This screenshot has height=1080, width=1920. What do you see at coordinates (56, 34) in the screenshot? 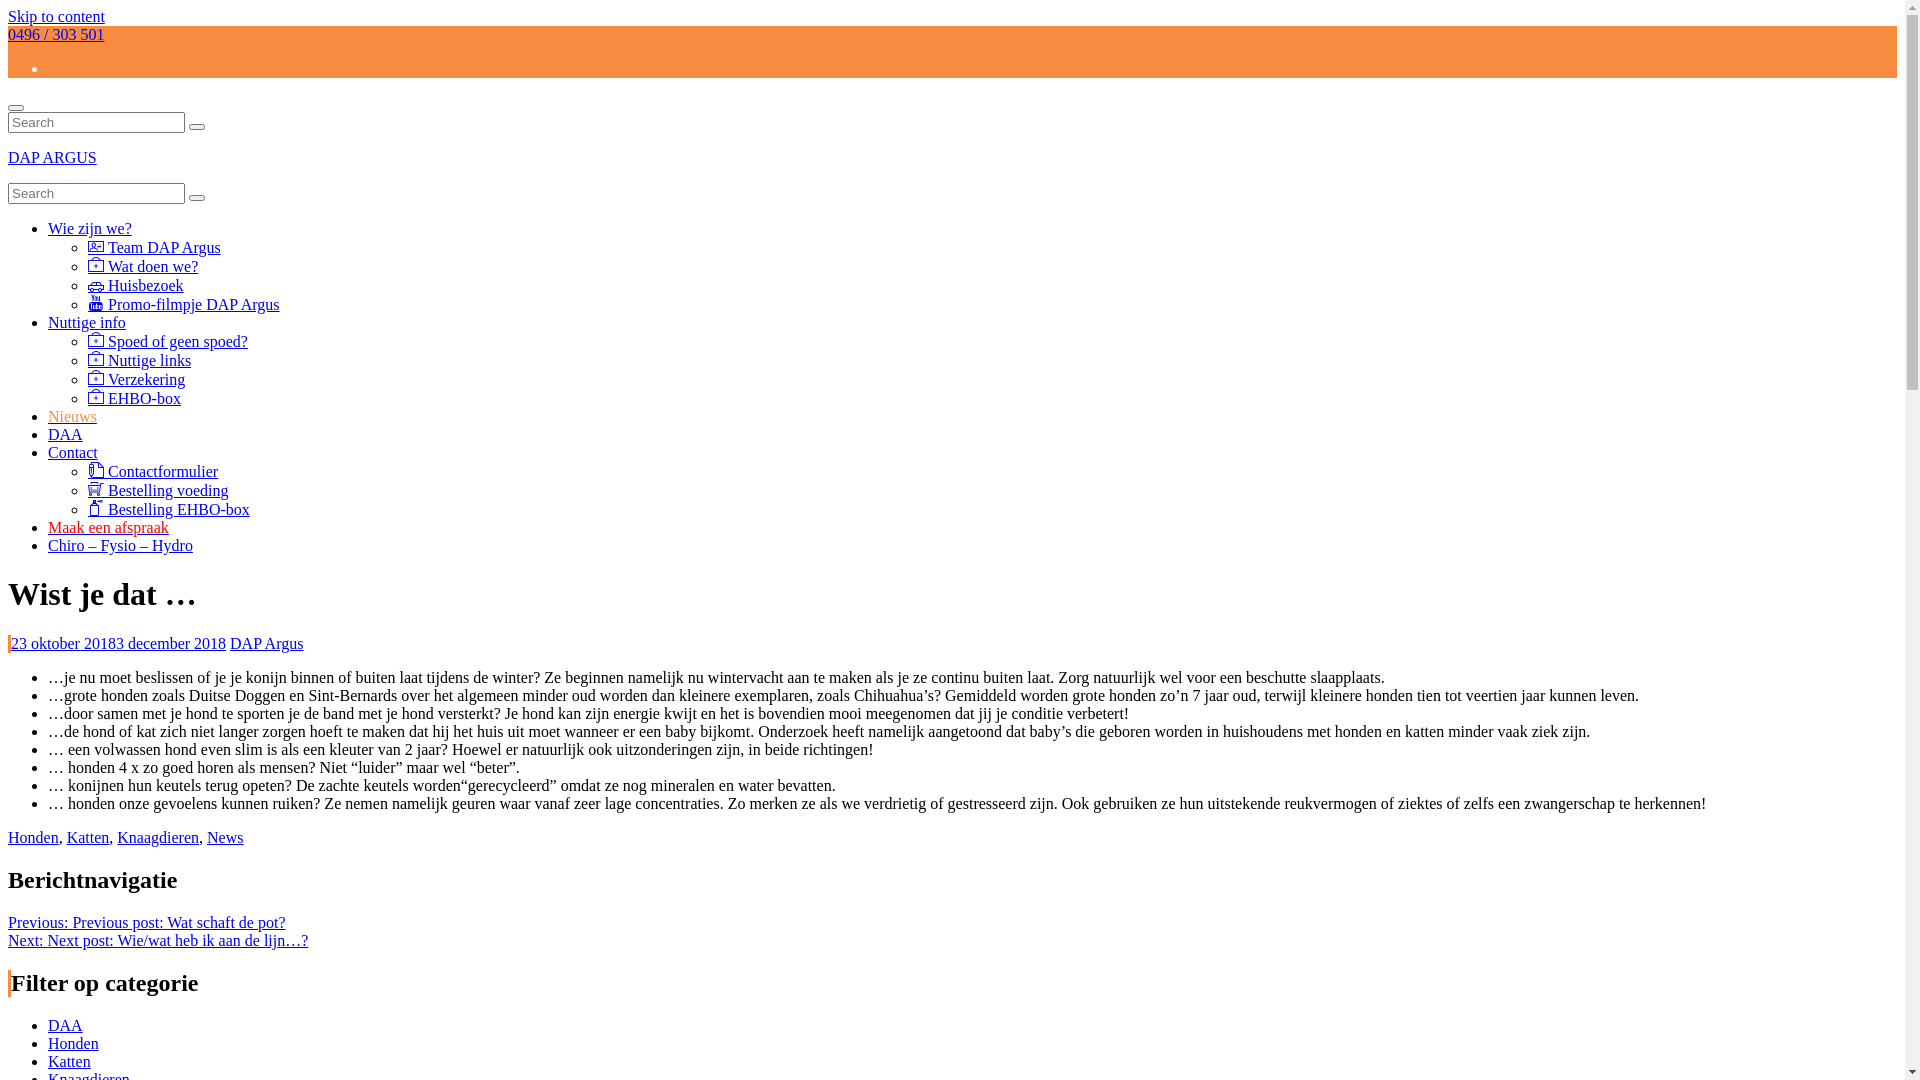
I see `'0496 / 303 501'` at bounding box center [56, 34].